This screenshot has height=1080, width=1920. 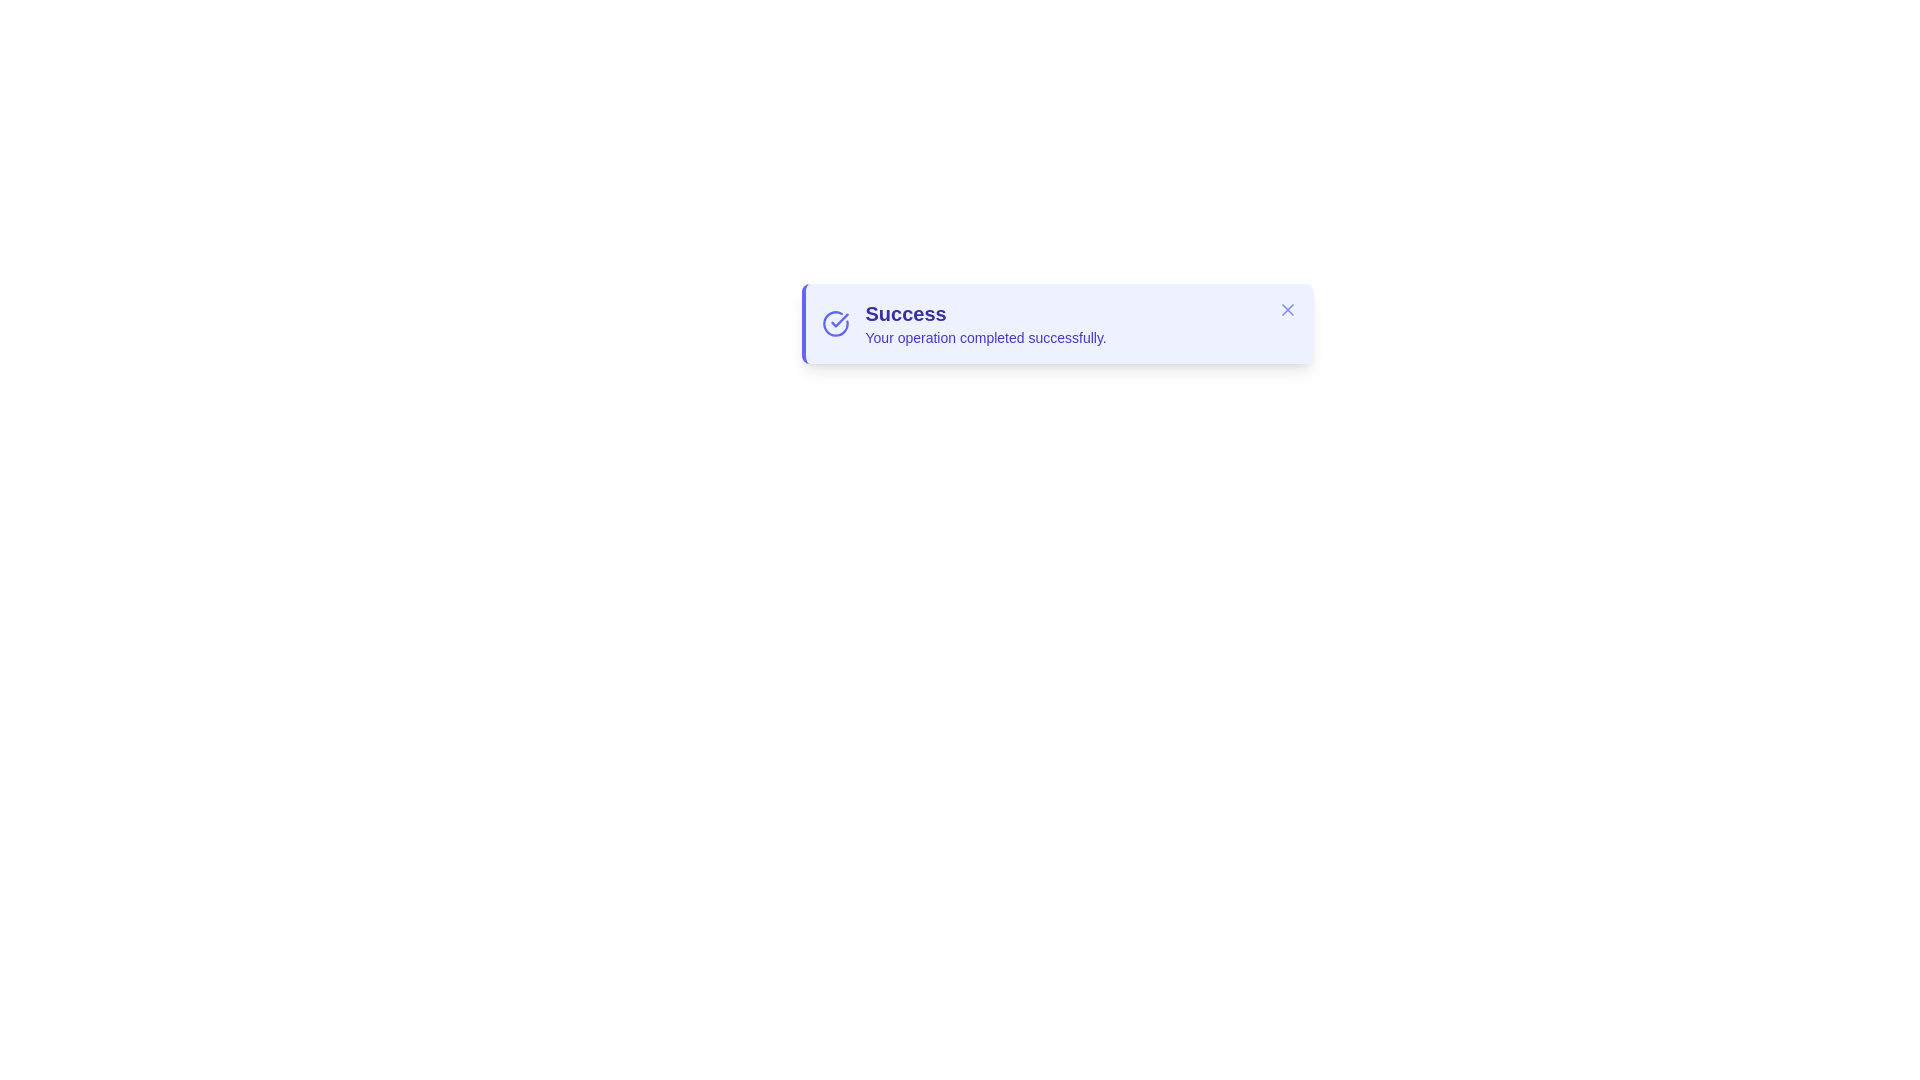 What do you see at coordinates (1056, 323) in the screenshot?
I see `the success notification banner that informs the user of a completed operation, which includes a dismiss option` at bounding box center [1056, 323].